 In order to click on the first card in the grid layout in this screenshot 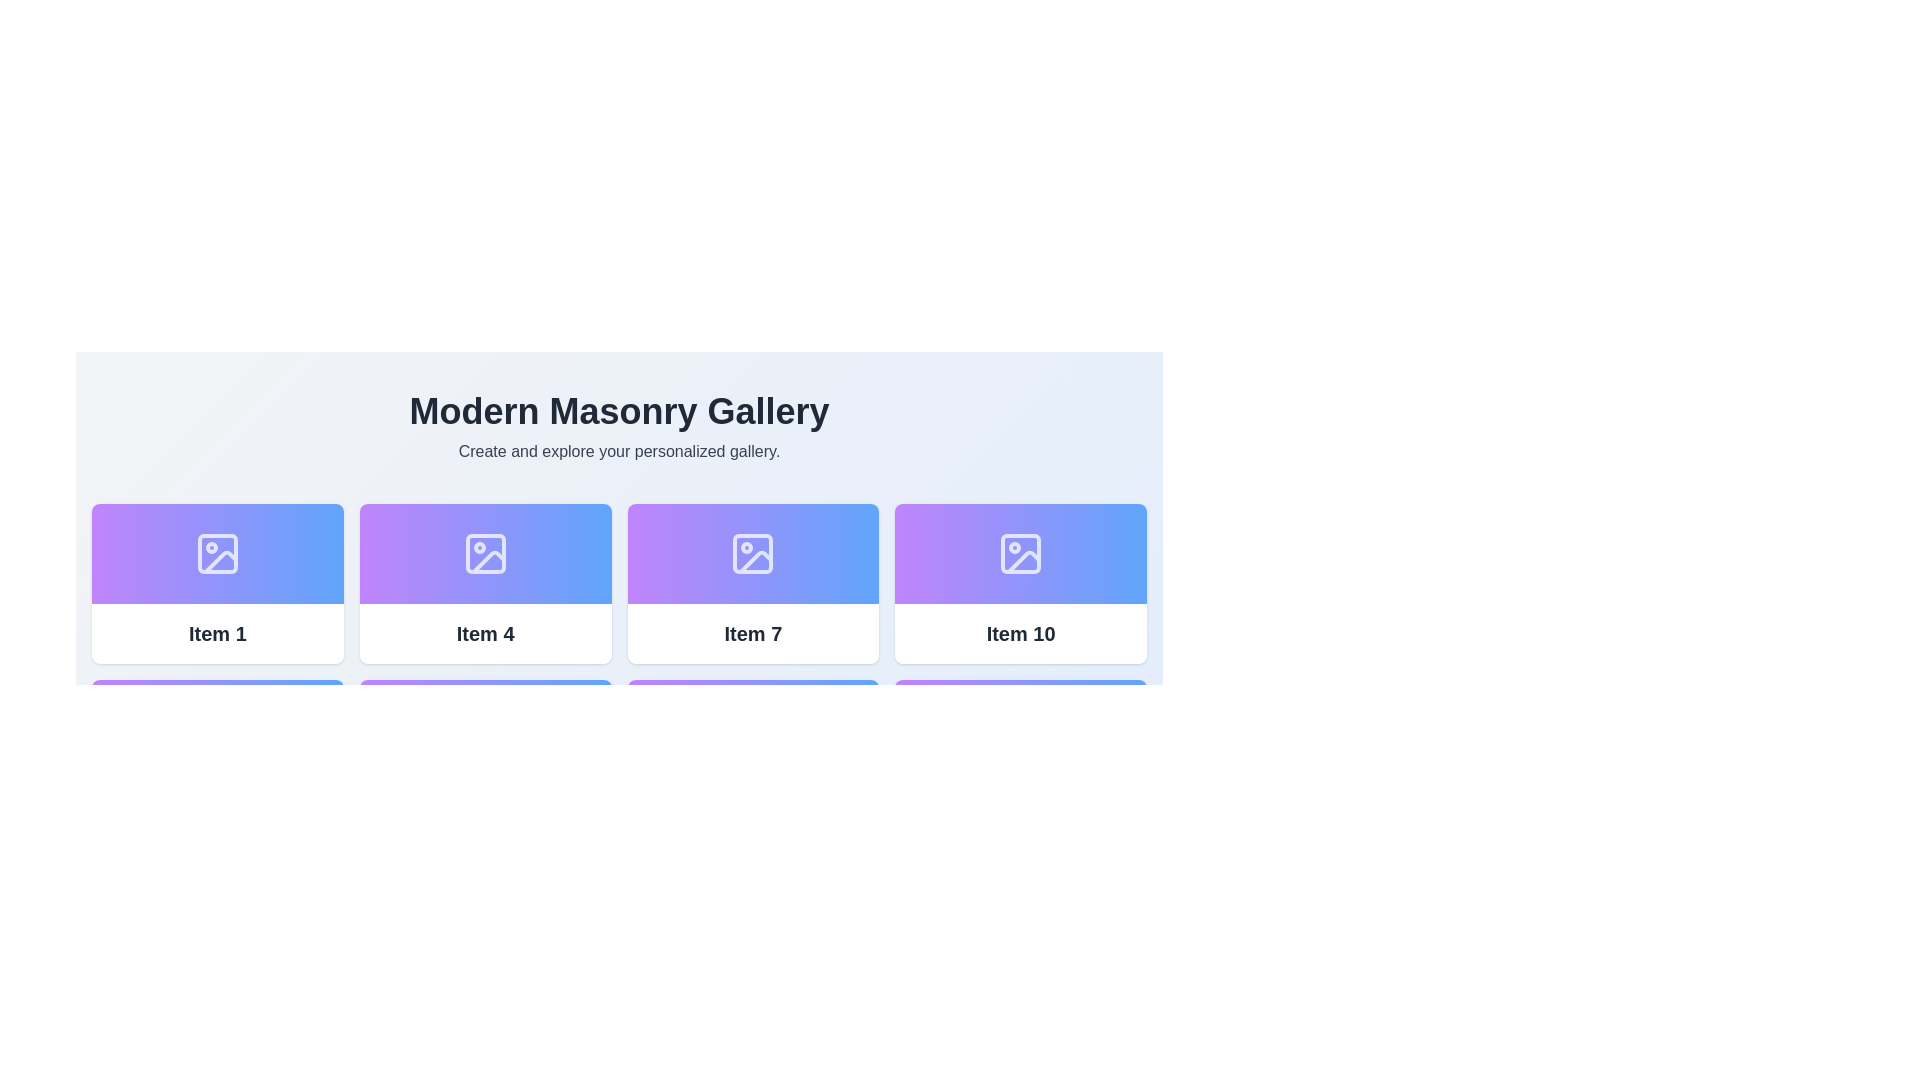, I will do `click(217, 583)`.